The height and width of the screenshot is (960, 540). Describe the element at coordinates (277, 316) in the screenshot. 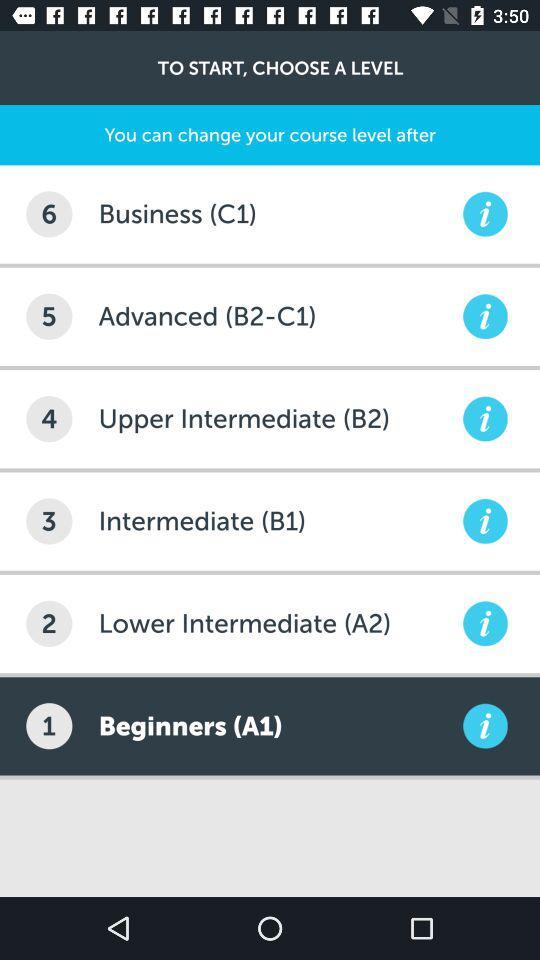

I see `the icon next to the 5 icon` at that location.